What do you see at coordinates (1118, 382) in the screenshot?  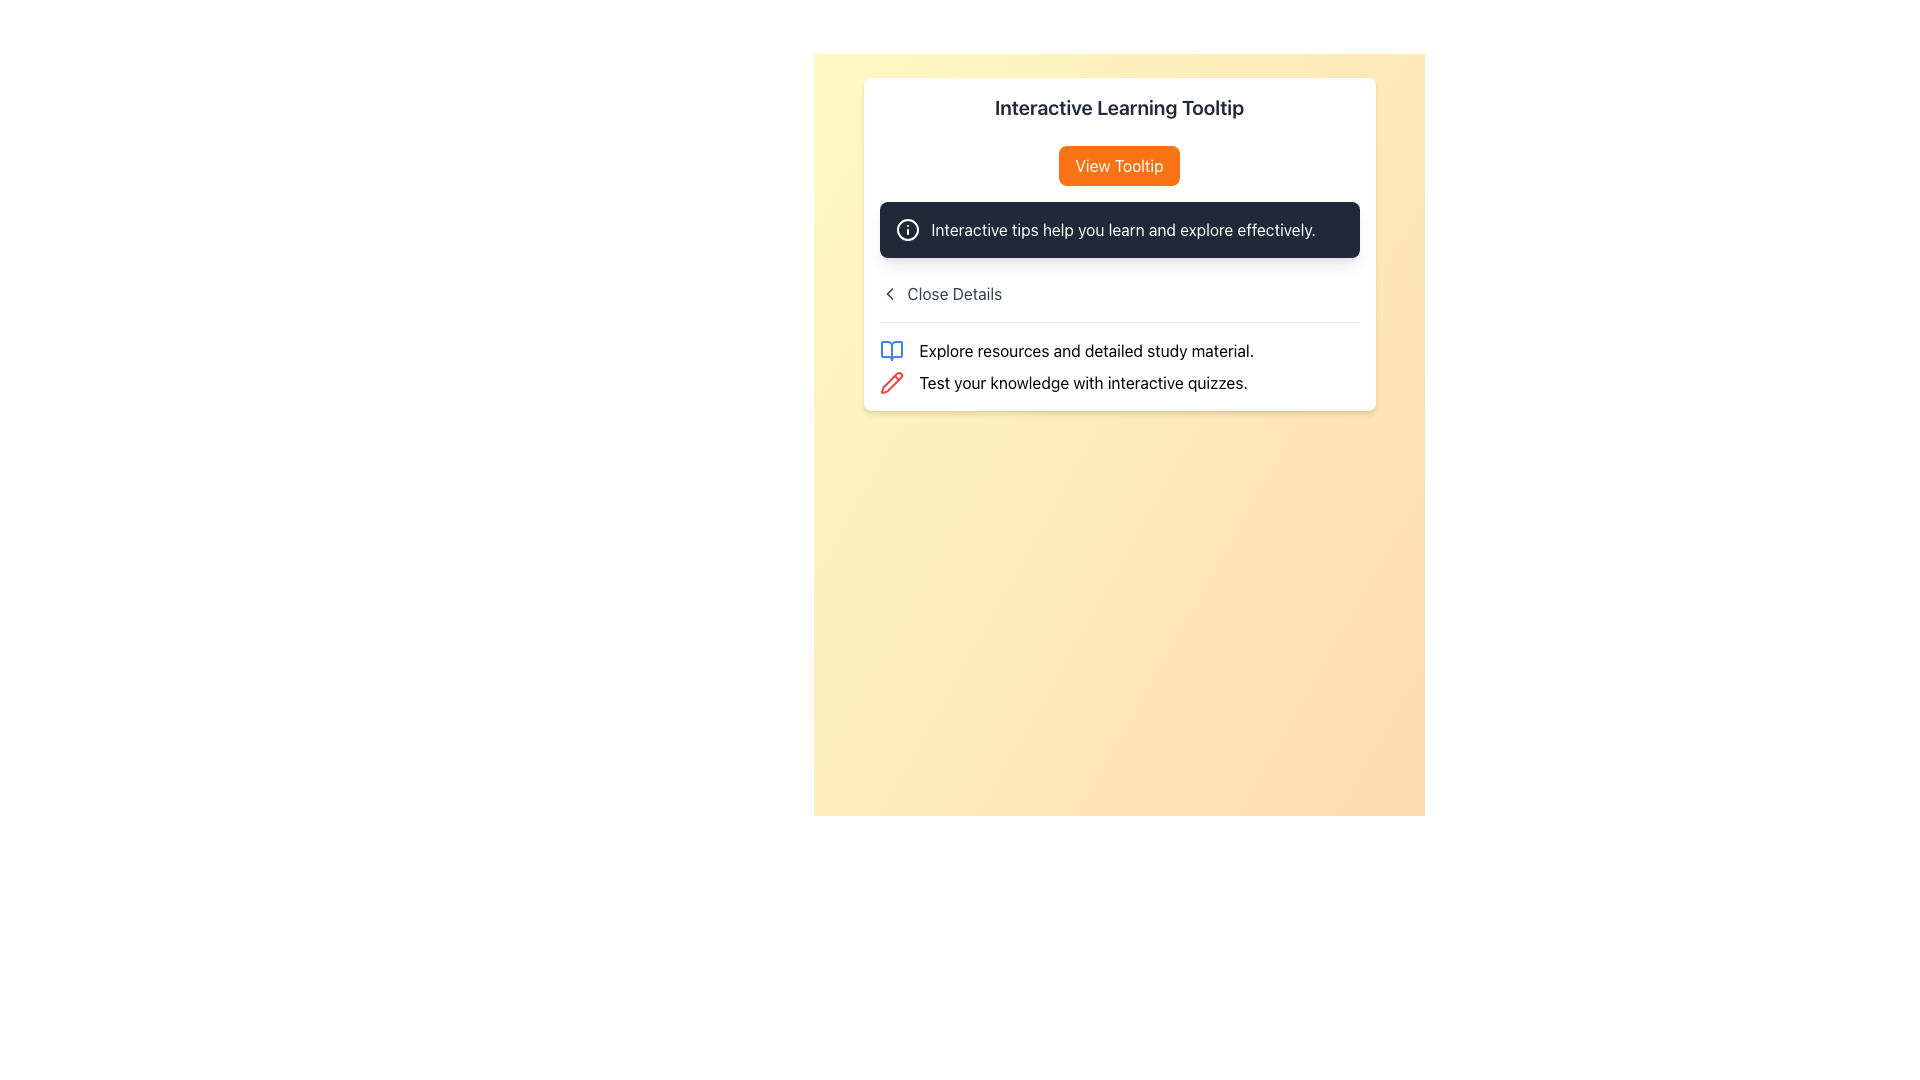 I see `descriptive text section that includes the red pencil icon next to the text 'Test your knowledge with interactive quizzes.'` at bounding box center [1118, 382].